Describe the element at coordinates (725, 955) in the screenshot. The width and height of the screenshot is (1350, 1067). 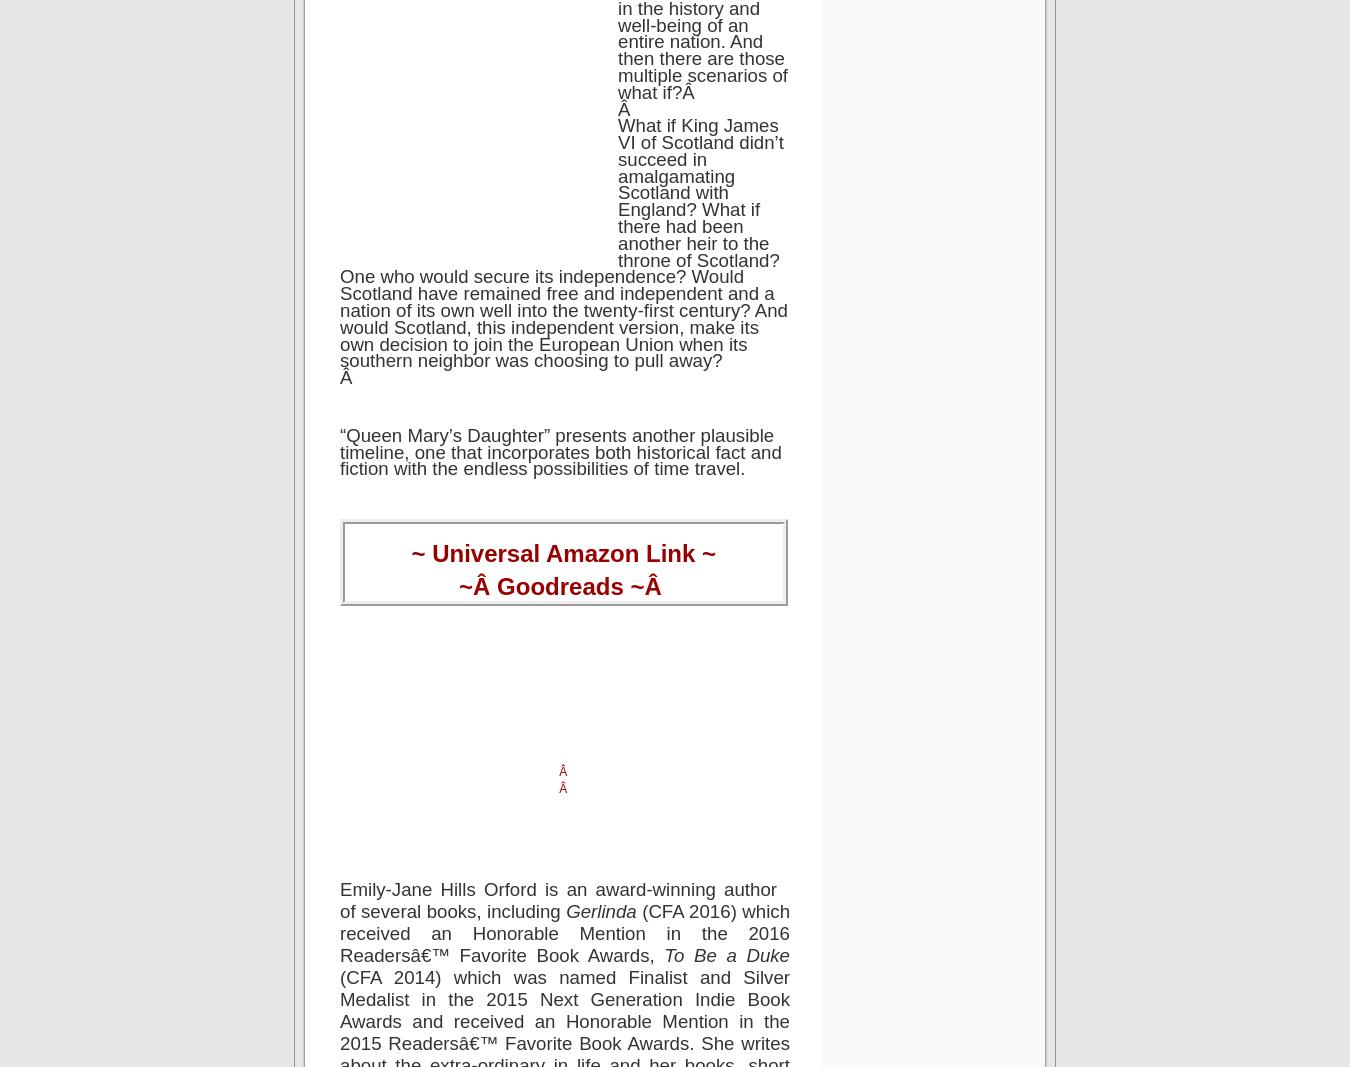
I see `'To Be a Duke'` at that location.